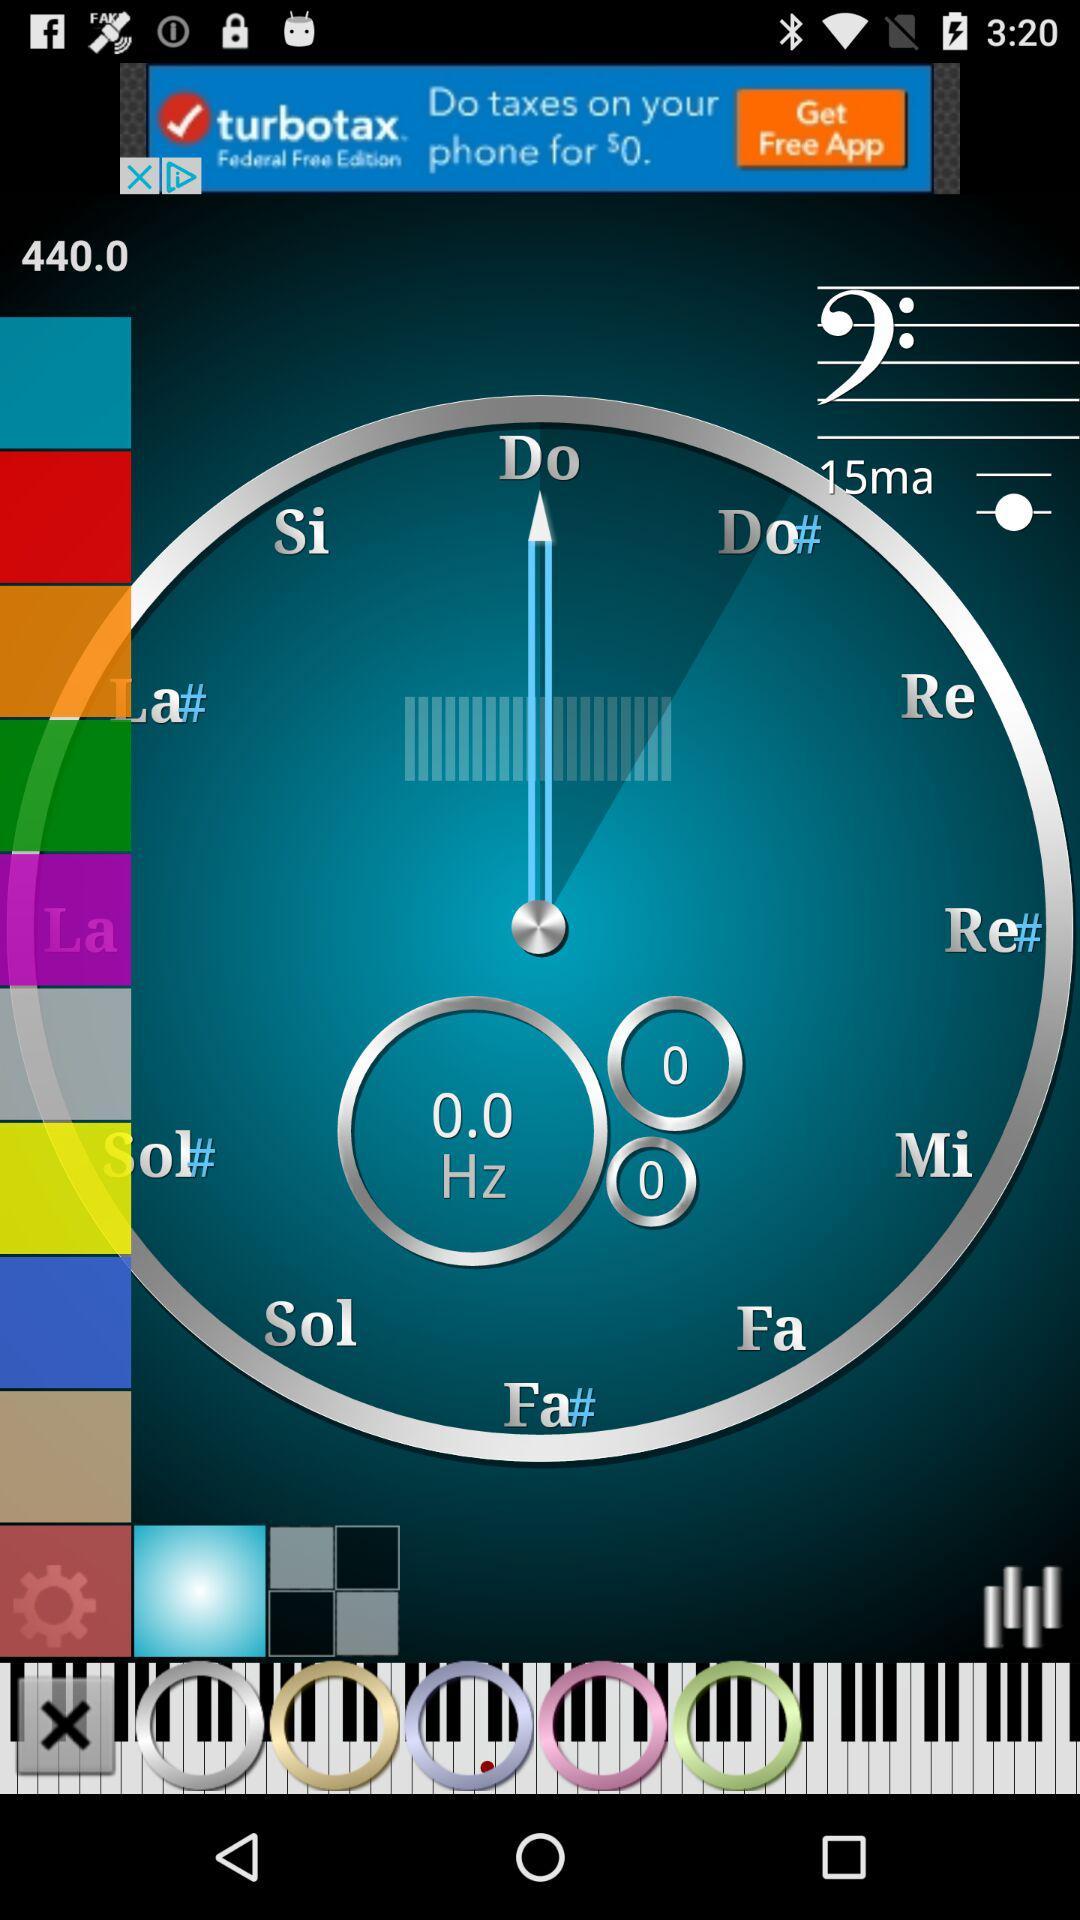  Describe the element at coordinates (64, 1188) in the screenshot. I see `yellow color palette` at that location.